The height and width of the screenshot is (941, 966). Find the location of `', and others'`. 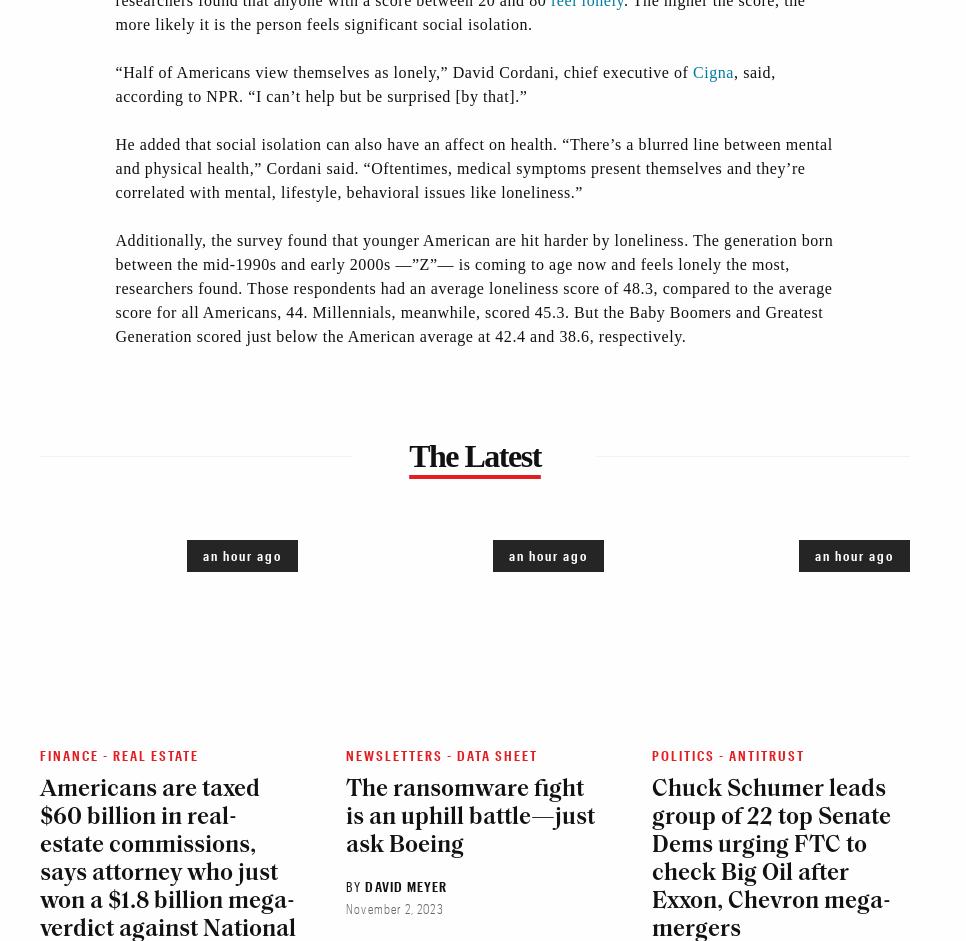

', and others' is located at coordinates (158, 91).